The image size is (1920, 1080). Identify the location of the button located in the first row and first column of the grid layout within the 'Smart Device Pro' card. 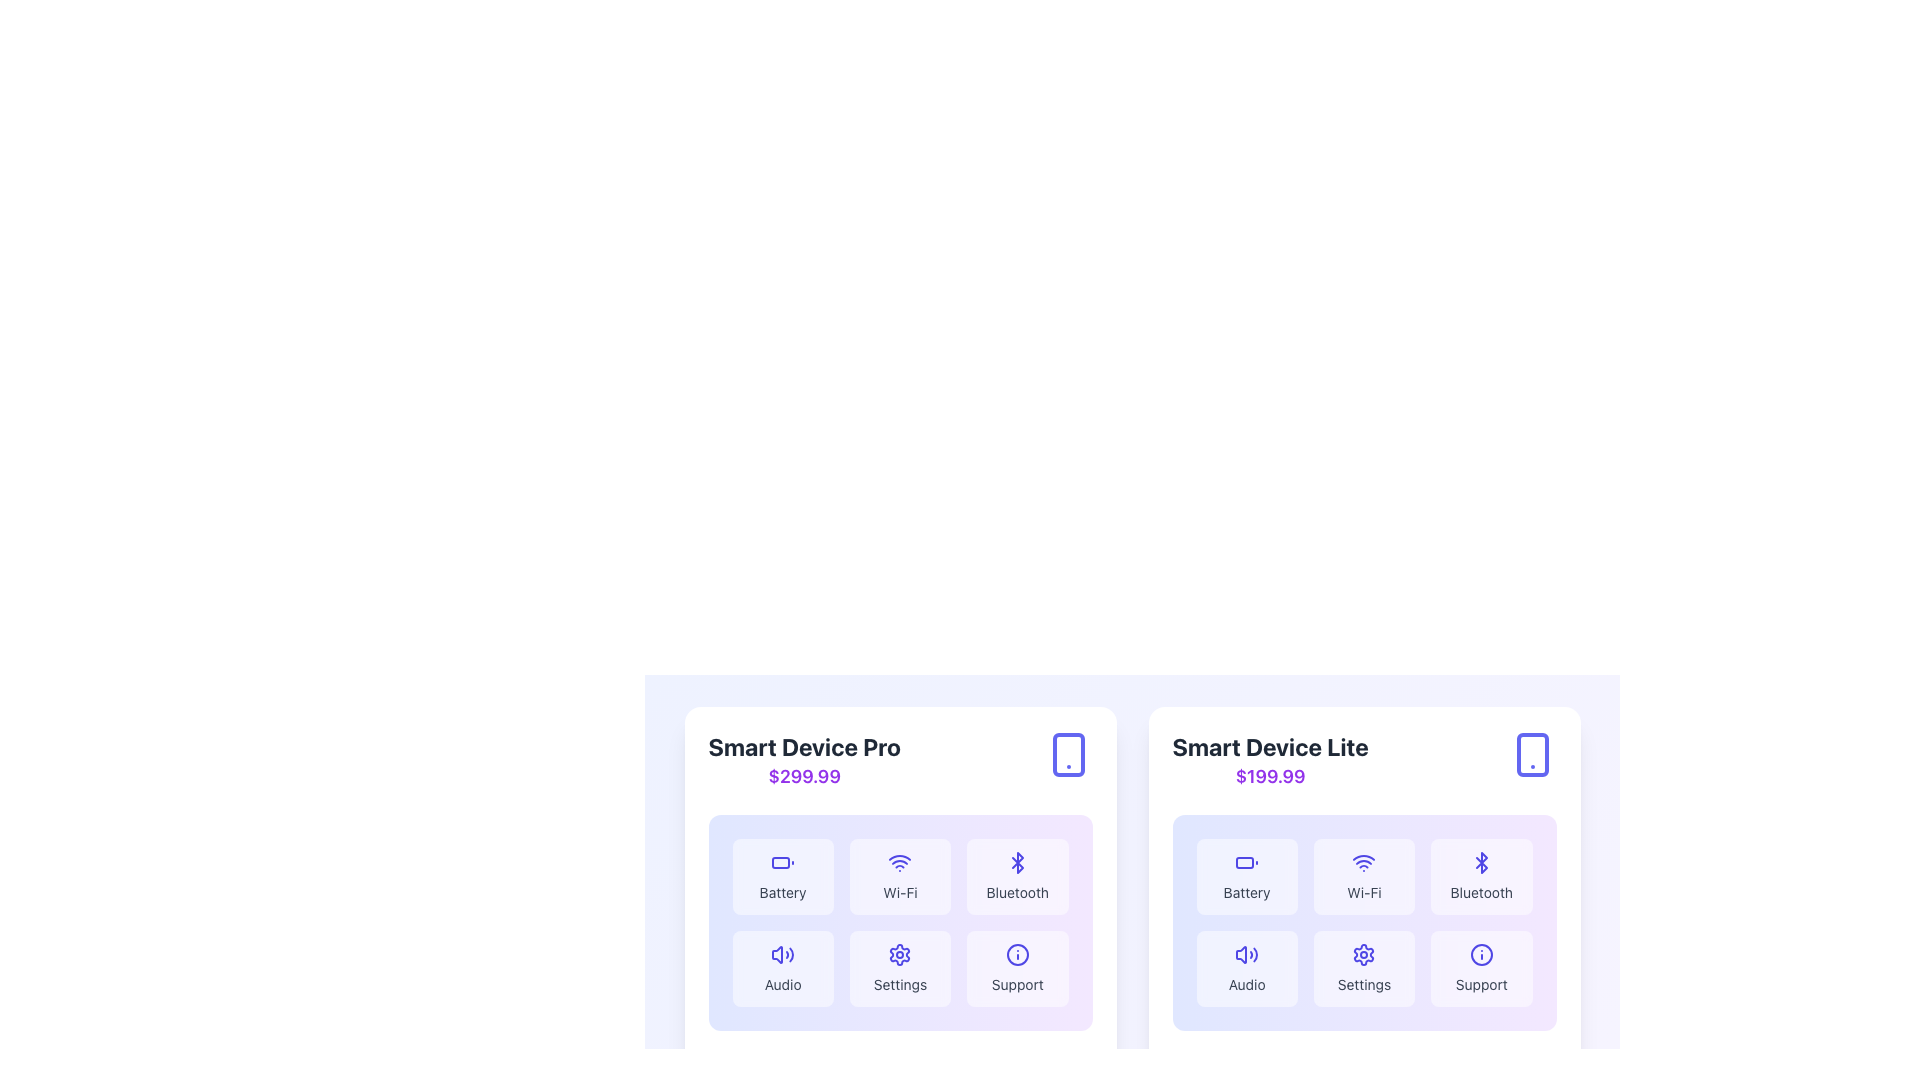
(782, 875).